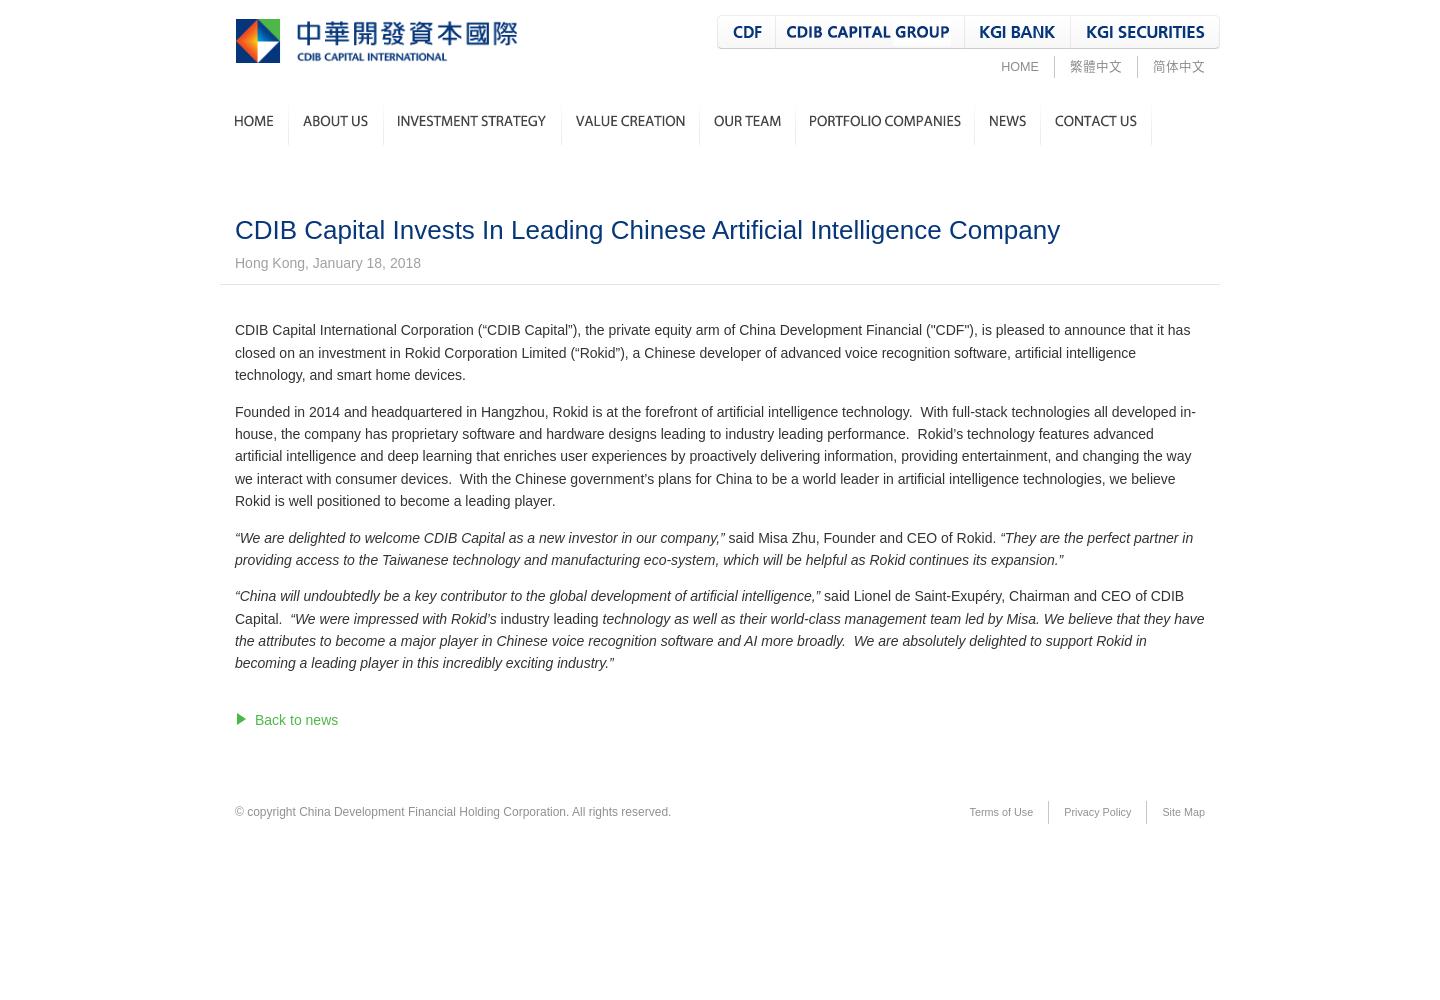 The height and width of the screenshot is (1000, 1440). I want to click on '“We were impressed with Rokid’s', so click(393, 617).